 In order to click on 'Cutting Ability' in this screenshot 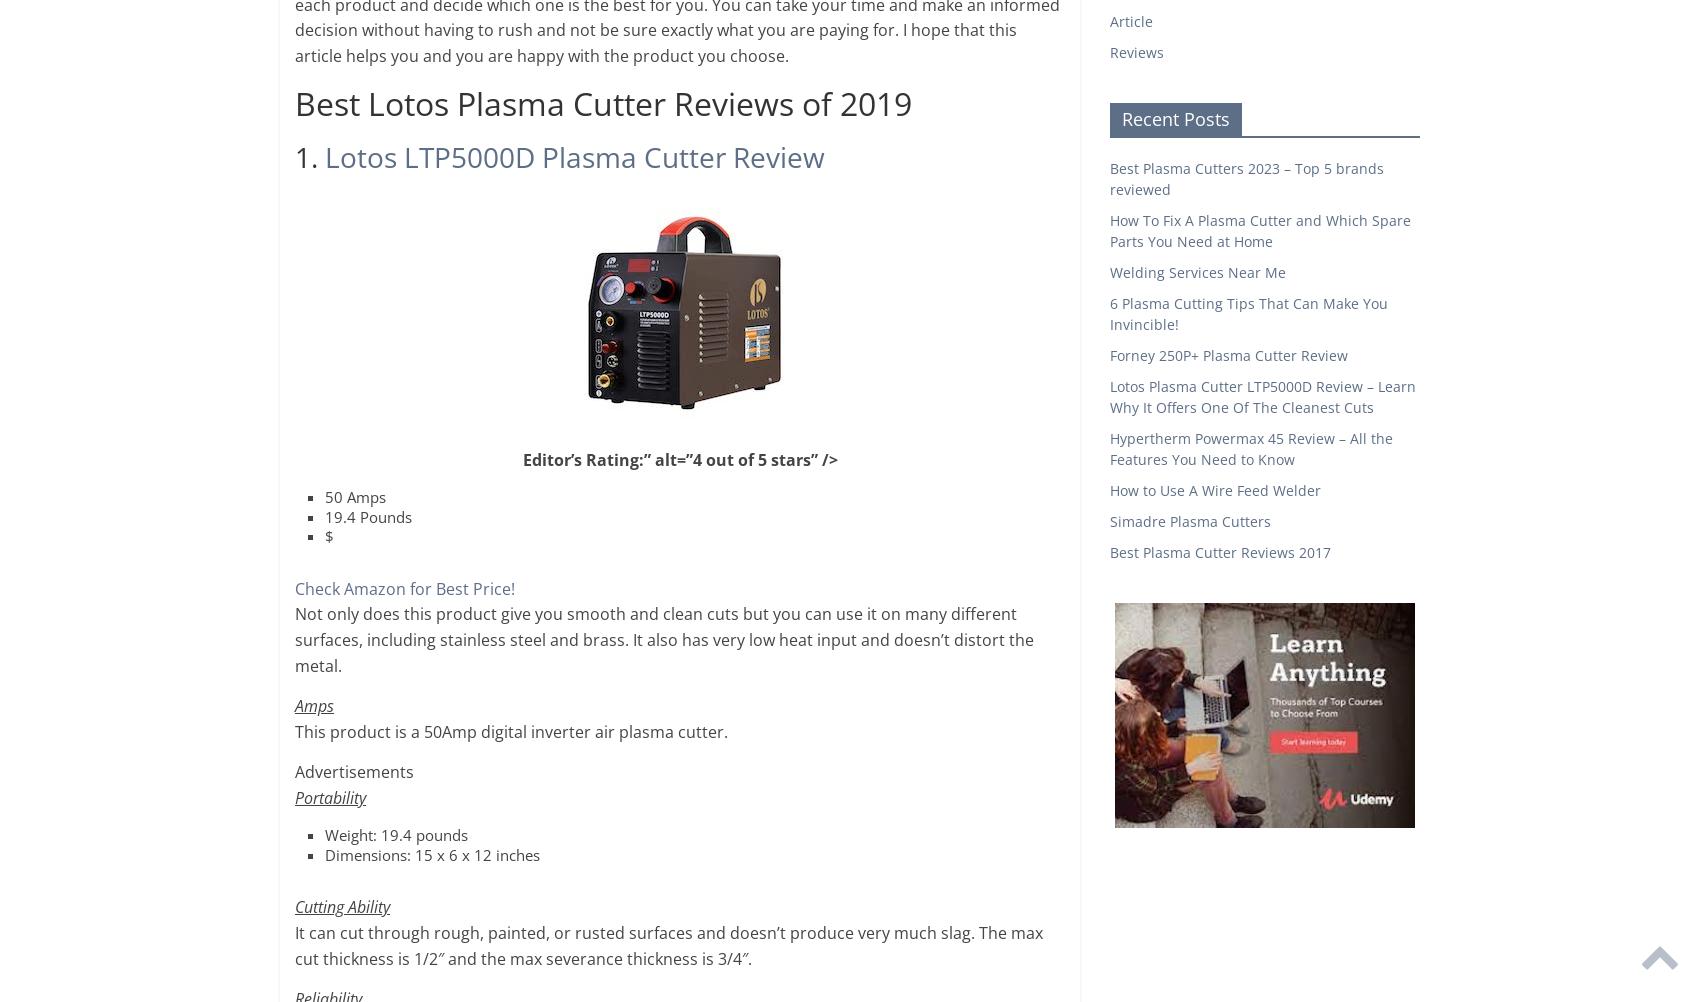, I will do `click(294, 907)`.